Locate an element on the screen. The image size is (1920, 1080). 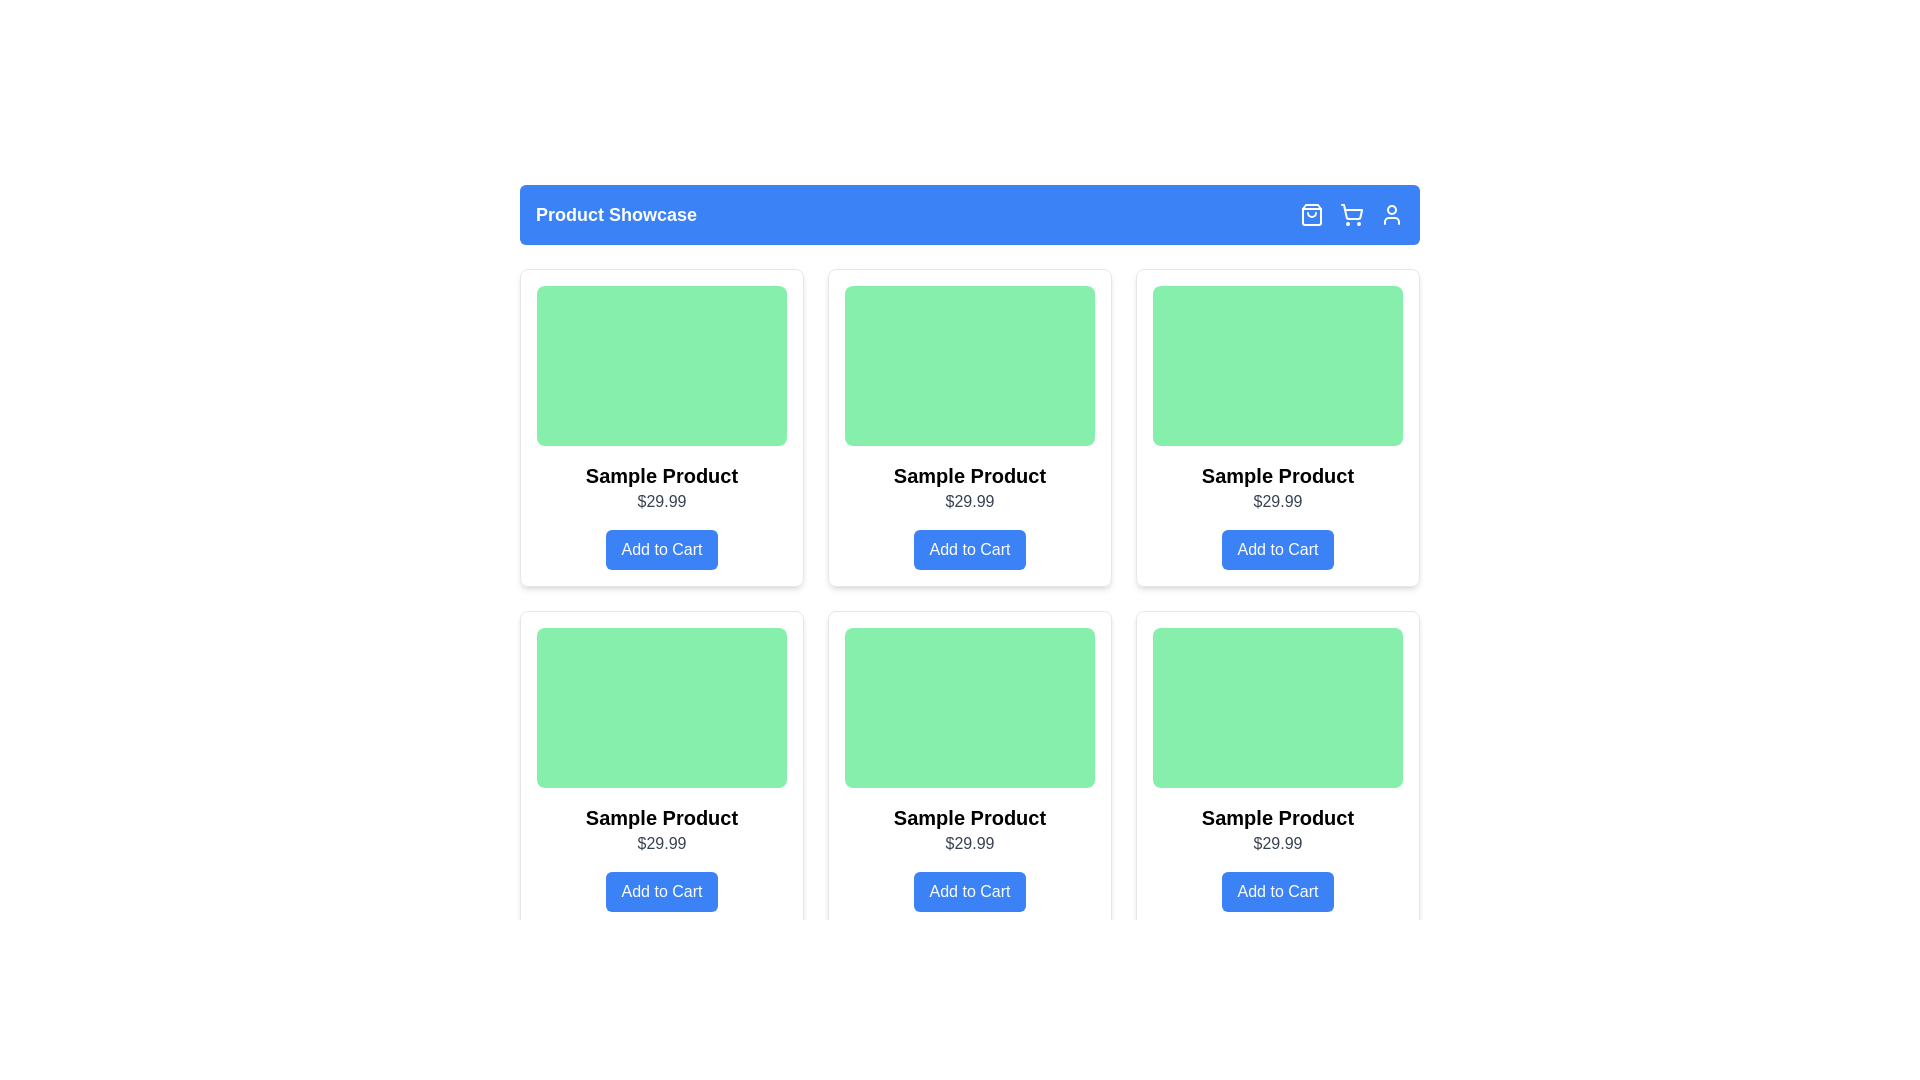
'Sample Product' text label displayed in bold font style, located beneath the green header area in the product card of the first row and first column, using developer tools is located at coordinates (662, 475).